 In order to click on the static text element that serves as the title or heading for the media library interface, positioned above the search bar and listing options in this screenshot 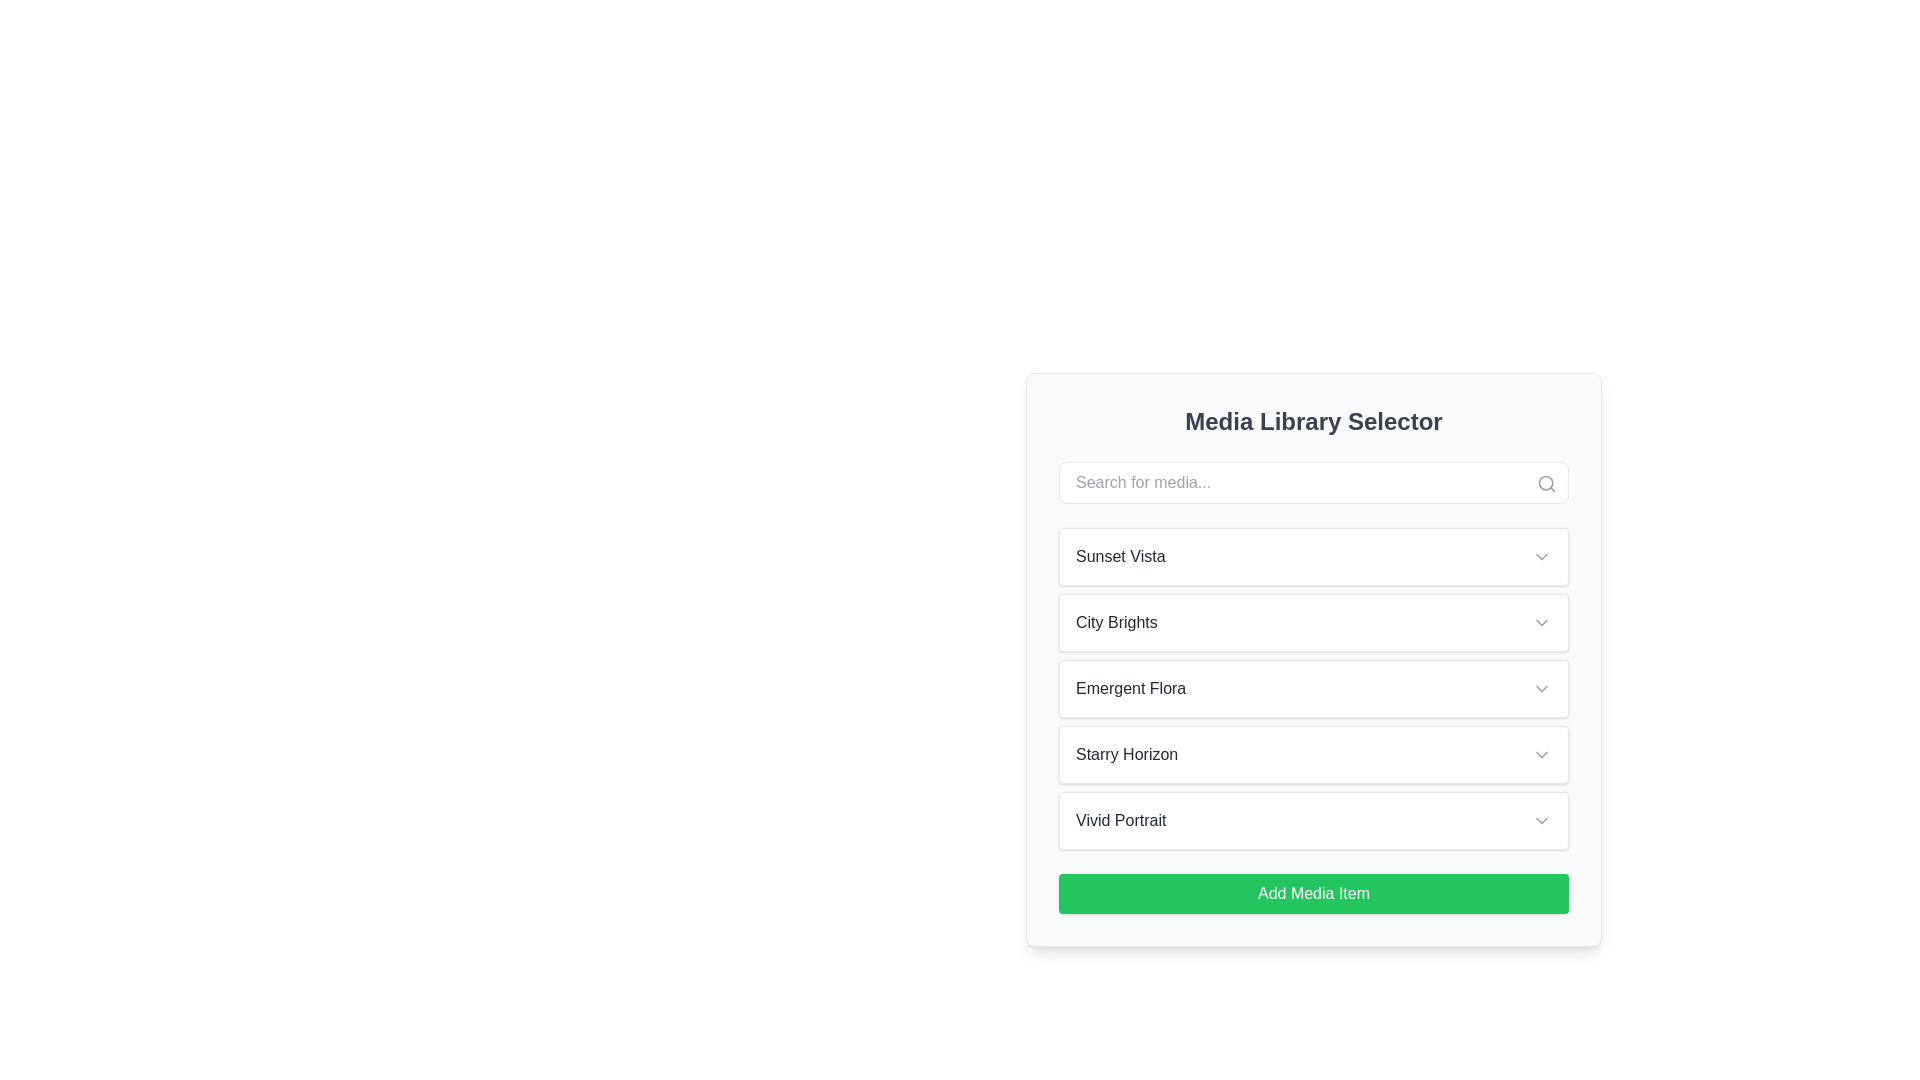, I will do `click(1314, 420)`.